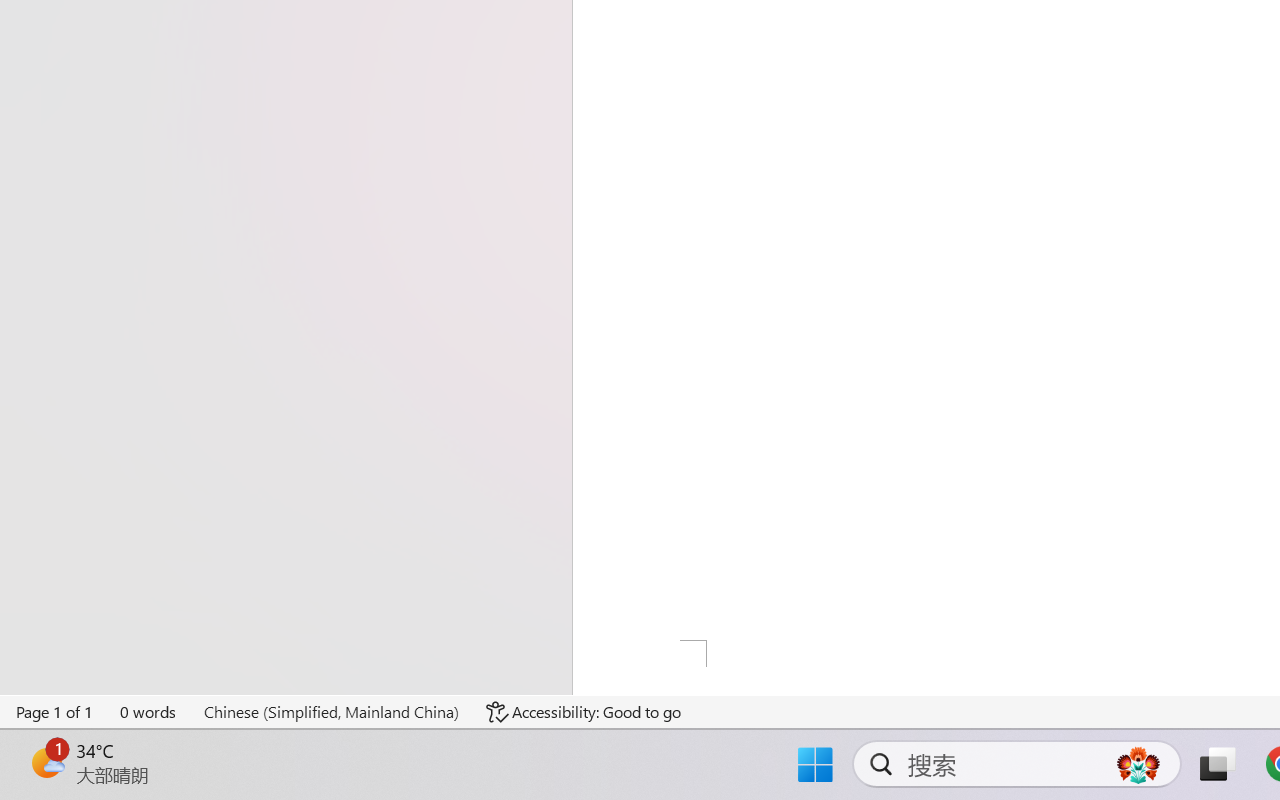 The image size is (1280, 800). I want to click on 'Accessibility Checker Accessibility: Good to go', so click(582, 711).